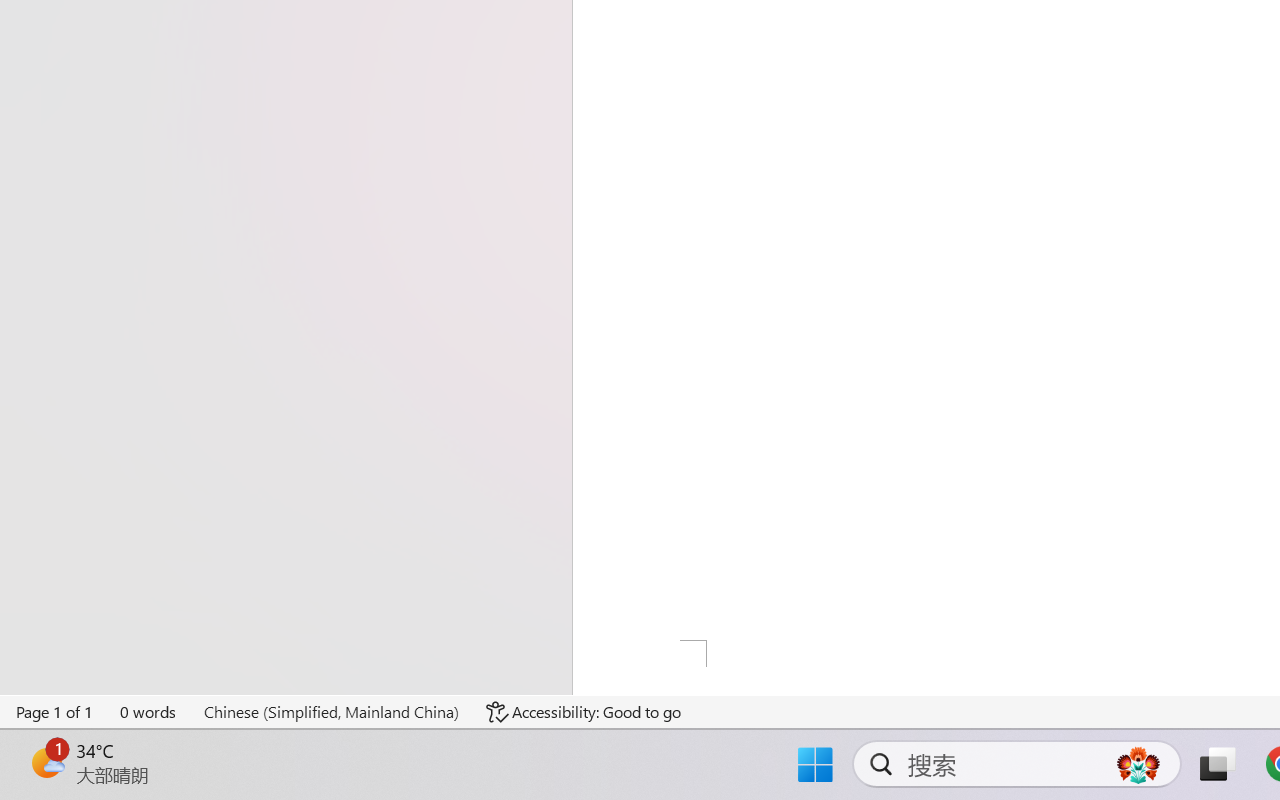 The image size is (1280, 800). I want to click on 'Accessibility Checker Accessibility: Good to go', so click(582, 711).